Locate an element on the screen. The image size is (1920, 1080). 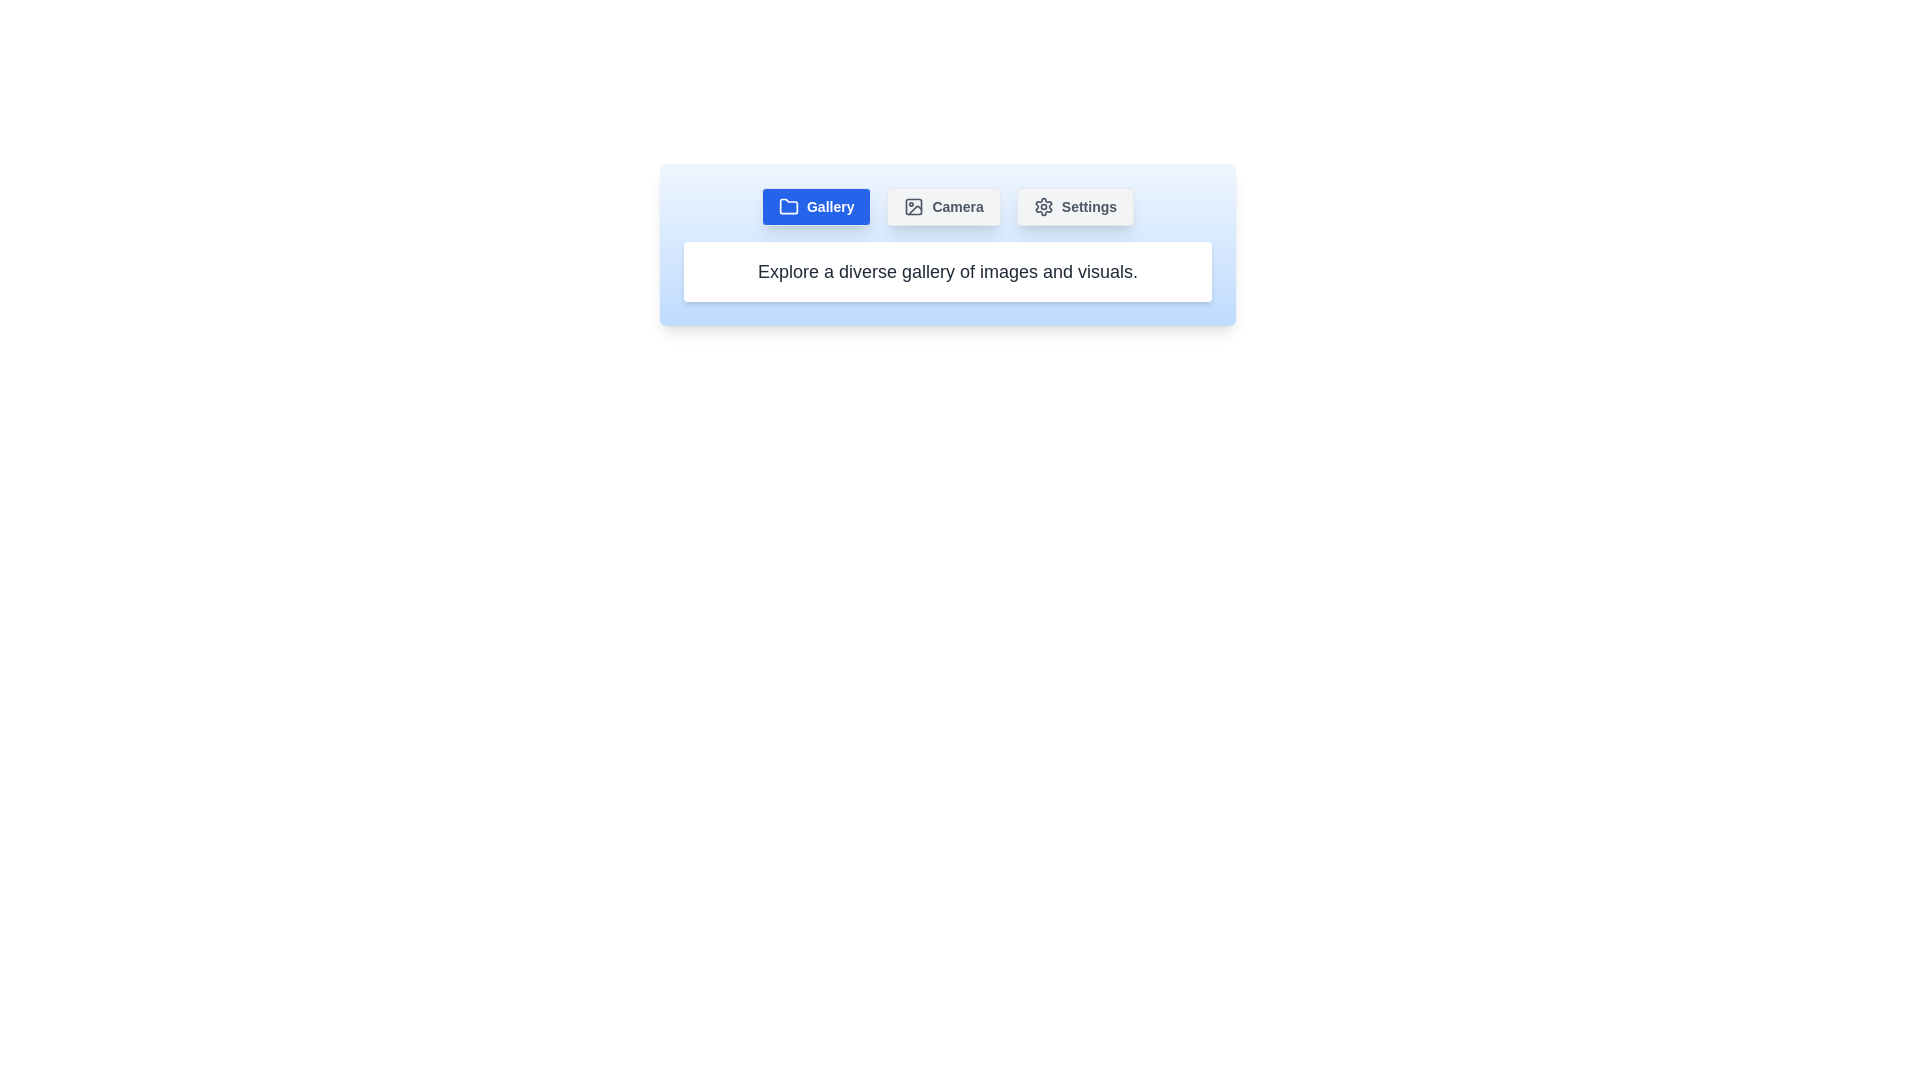
the cogwheel-shaped icon representing settings located in the top-right section of the interface is located at coordinates (1042, 207).